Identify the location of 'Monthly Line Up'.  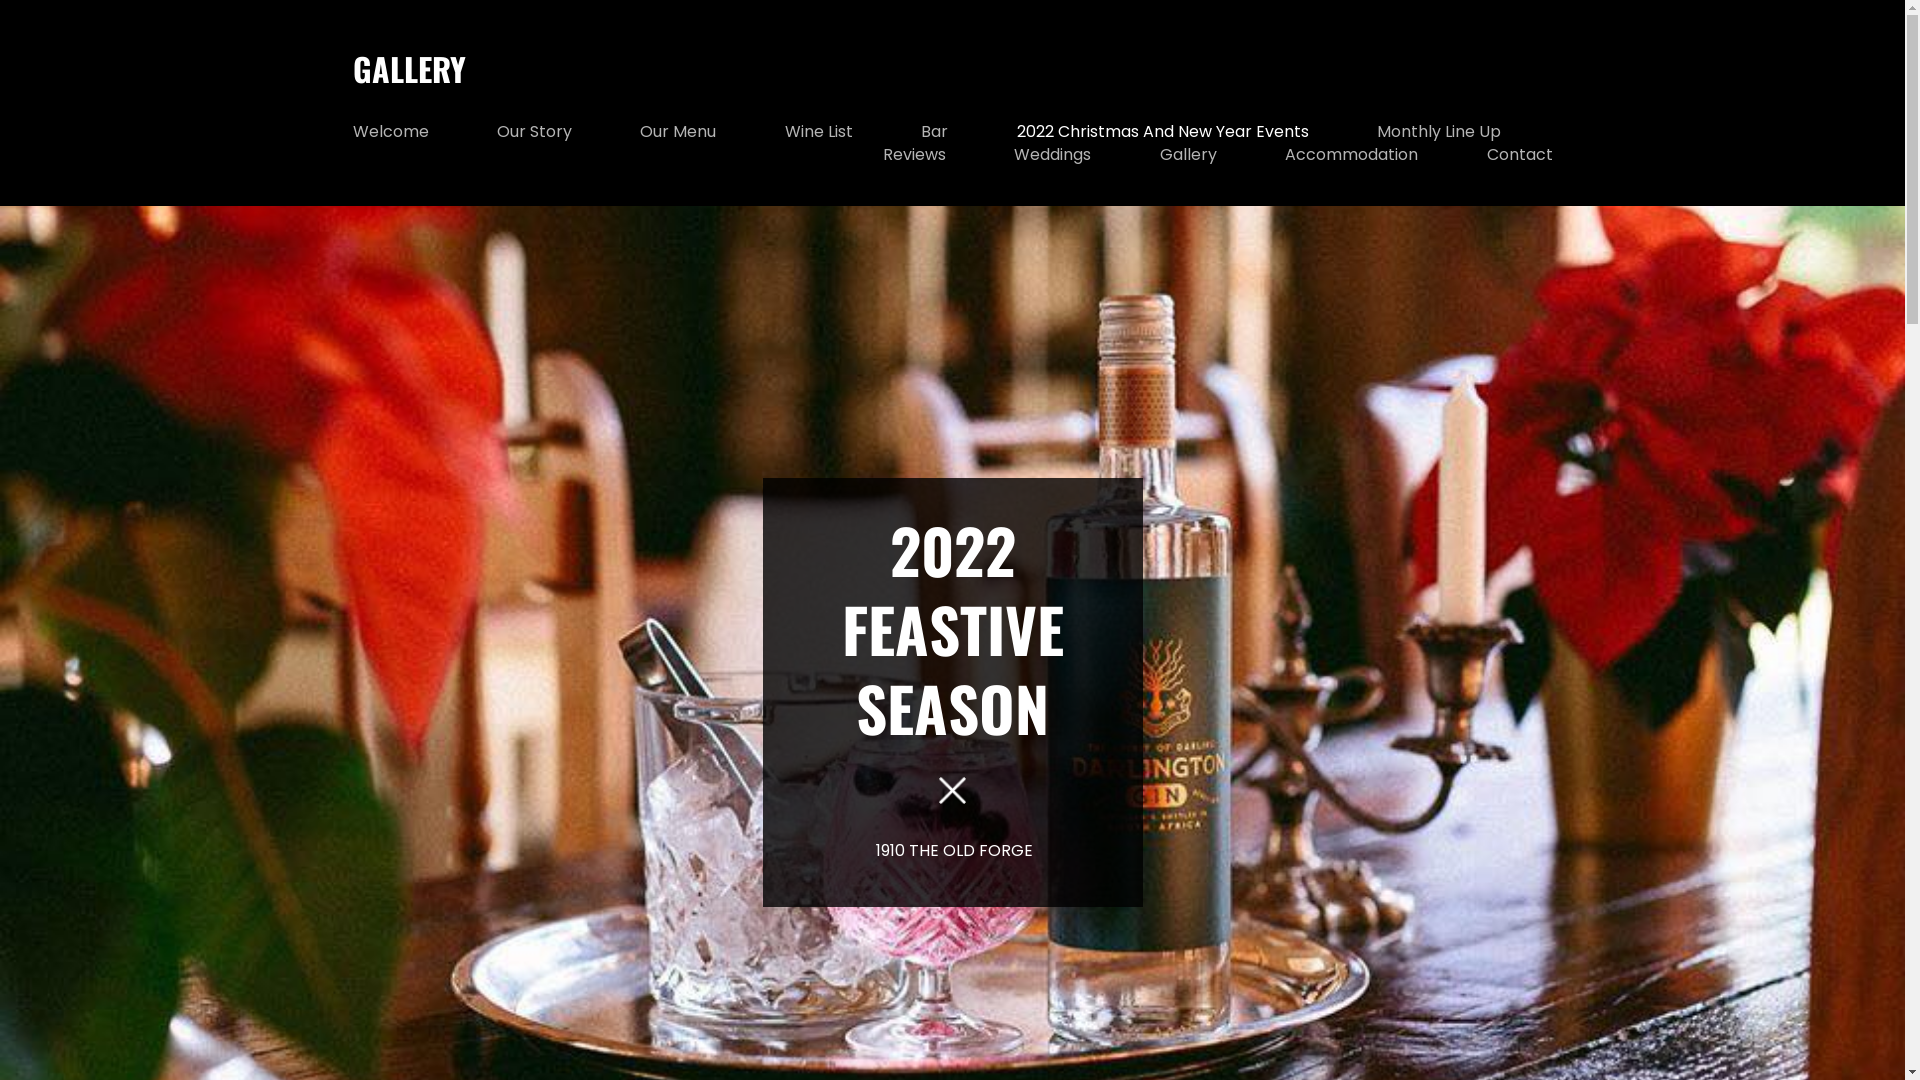
(1438, 131).